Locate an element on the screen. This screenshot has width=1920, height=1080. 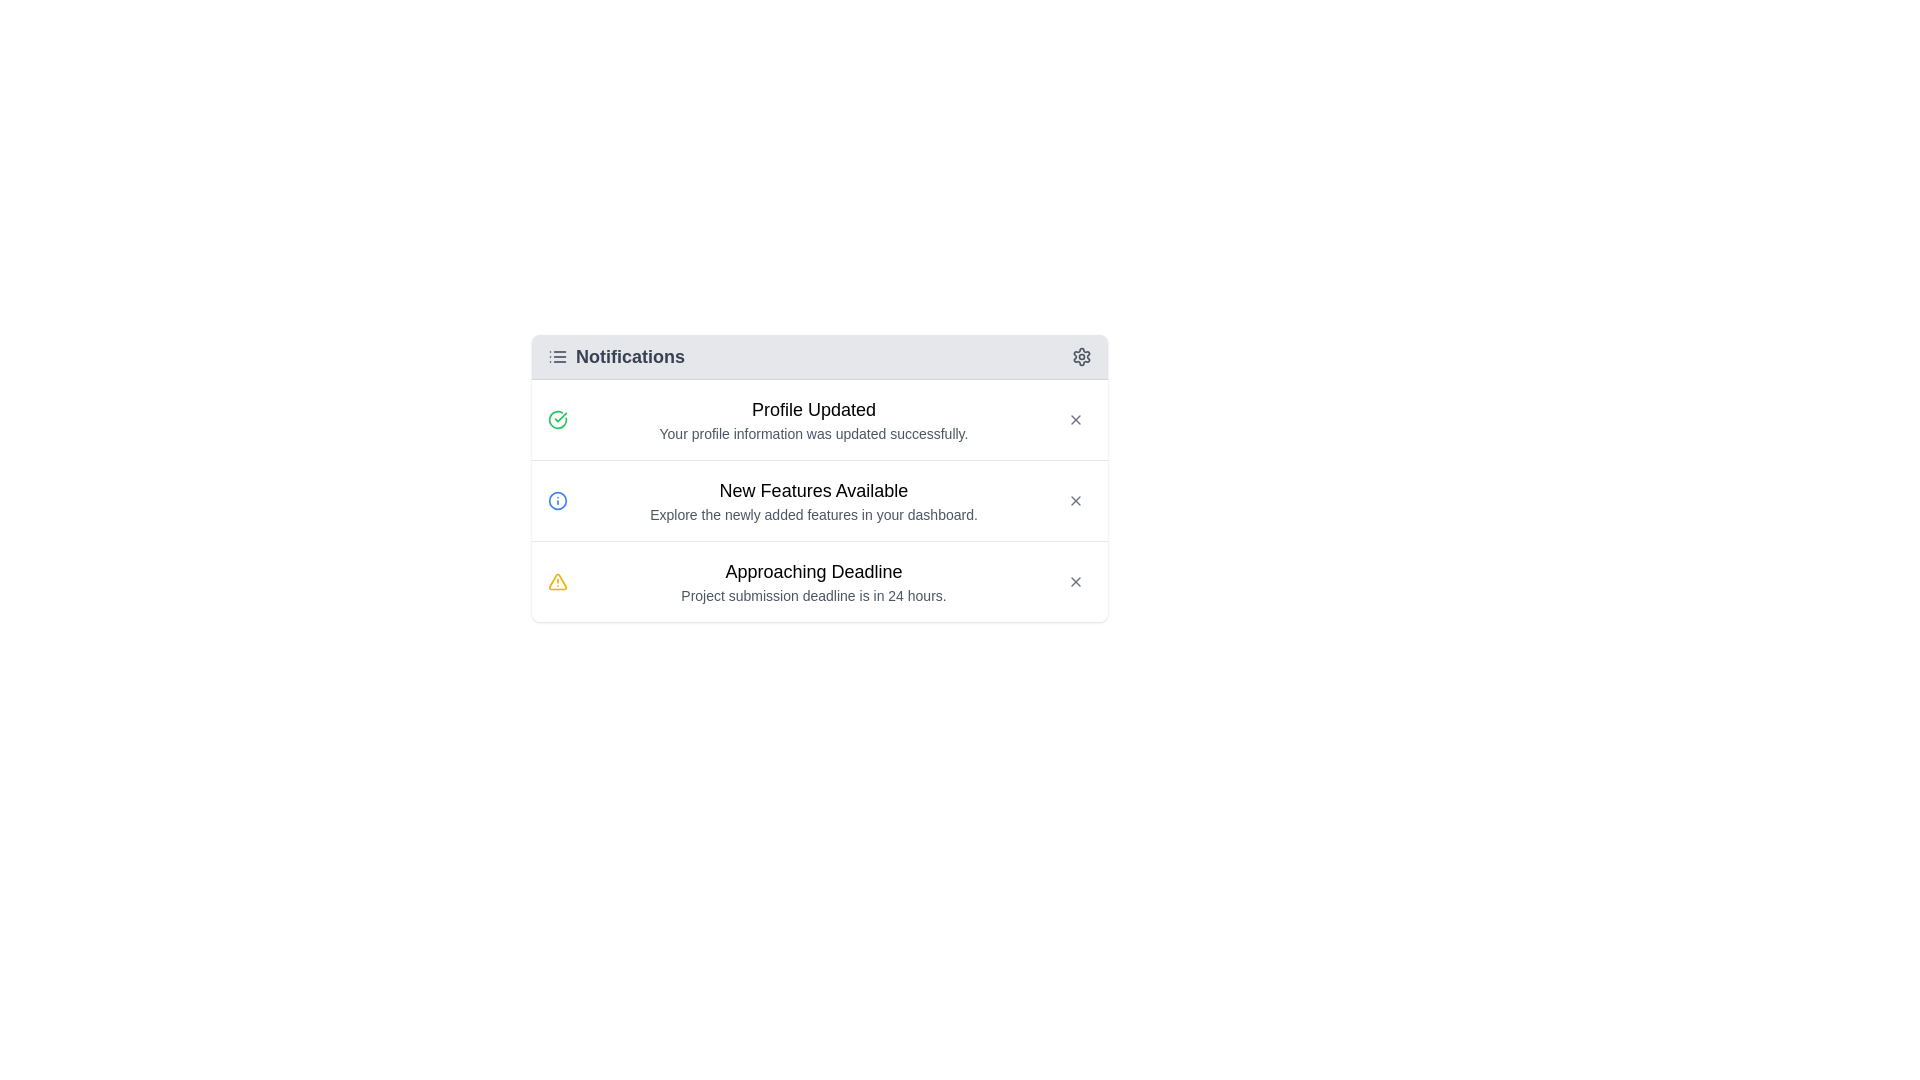
the dismiss button that removes the 'New Features Available' notification, located at the rightmost end of the notification interface is located at coordinates (1074, 500).